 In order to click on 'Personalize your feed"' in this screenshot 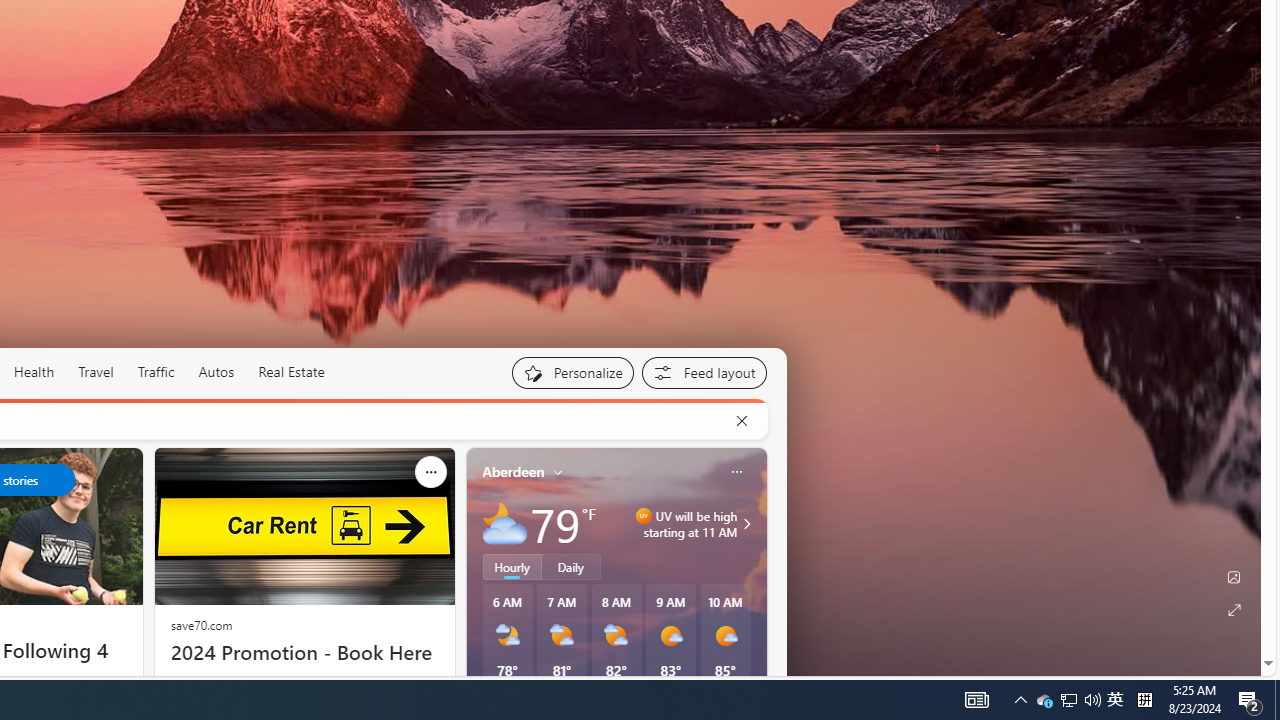, I will do `click(571, 372)`.